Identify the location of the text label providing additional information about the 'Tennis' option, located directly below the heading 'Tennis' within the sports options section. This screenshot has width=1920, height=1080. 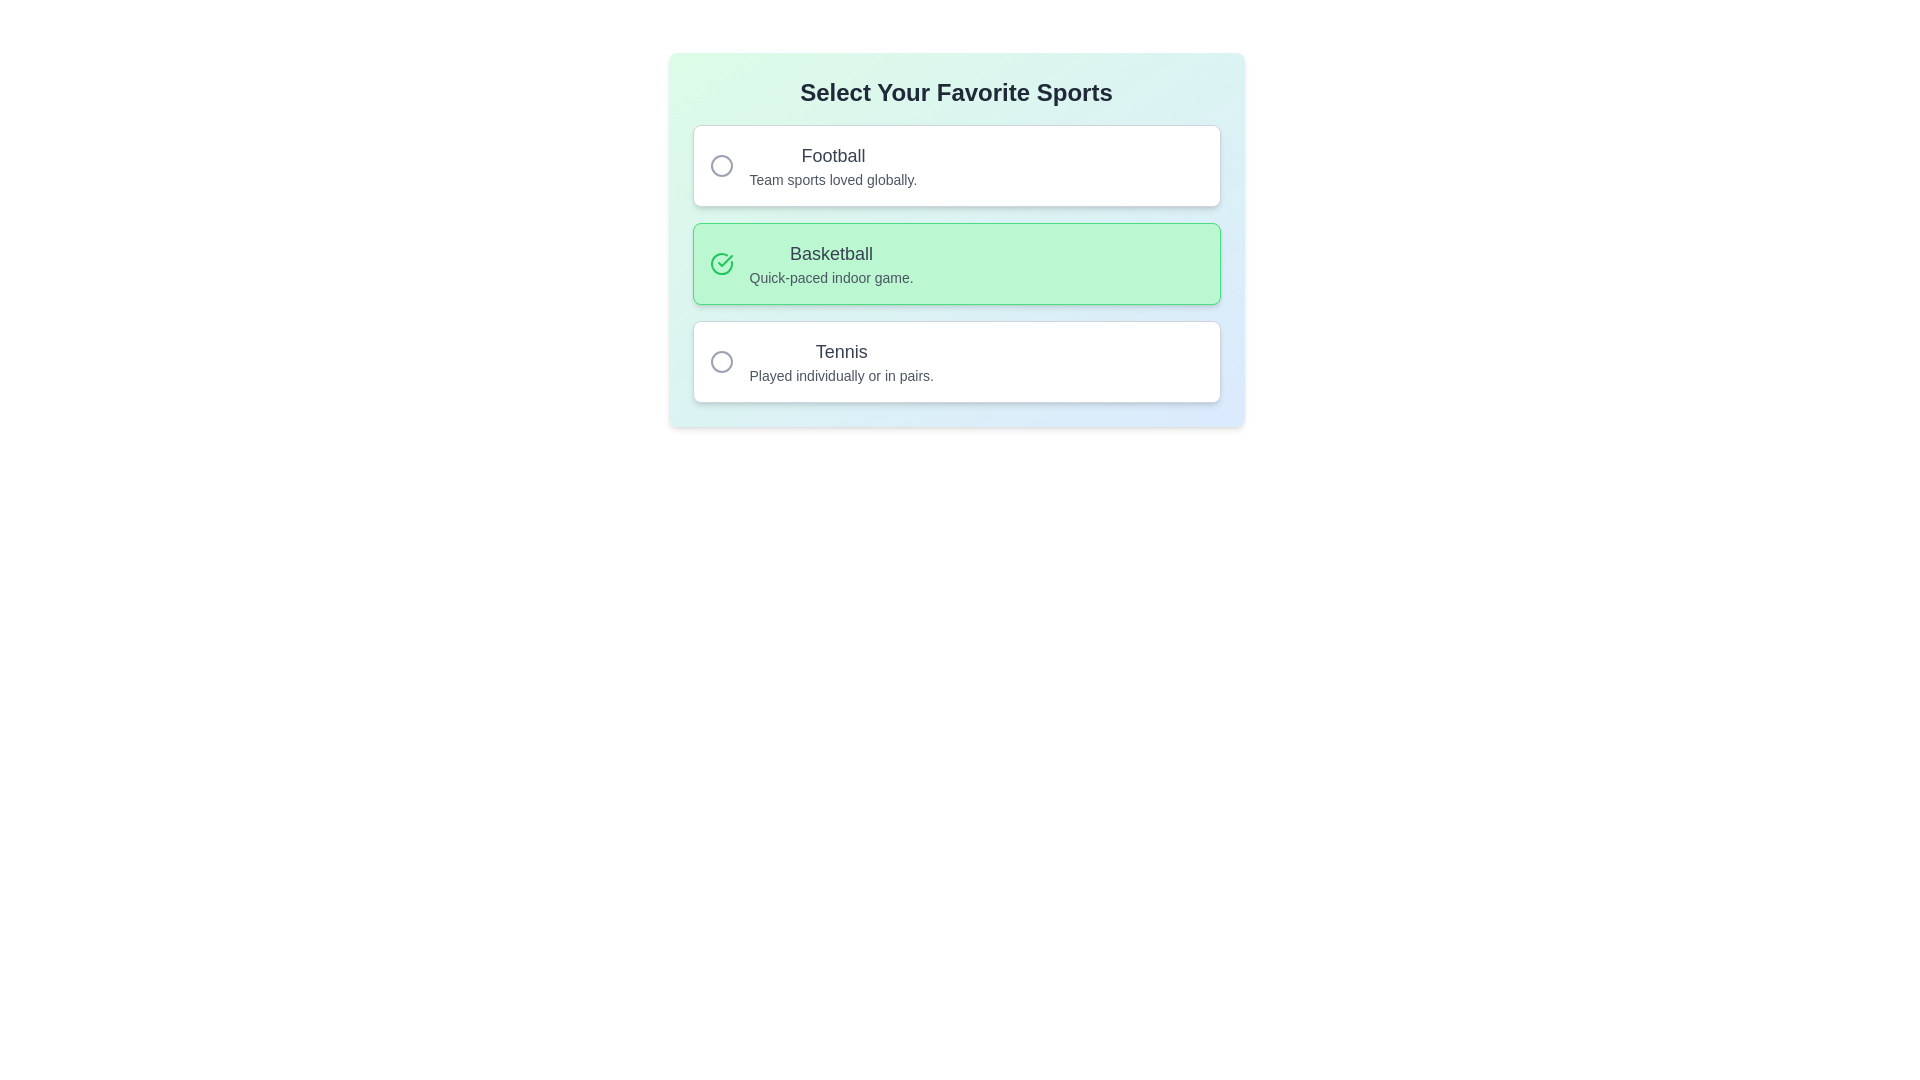
(841, 375).